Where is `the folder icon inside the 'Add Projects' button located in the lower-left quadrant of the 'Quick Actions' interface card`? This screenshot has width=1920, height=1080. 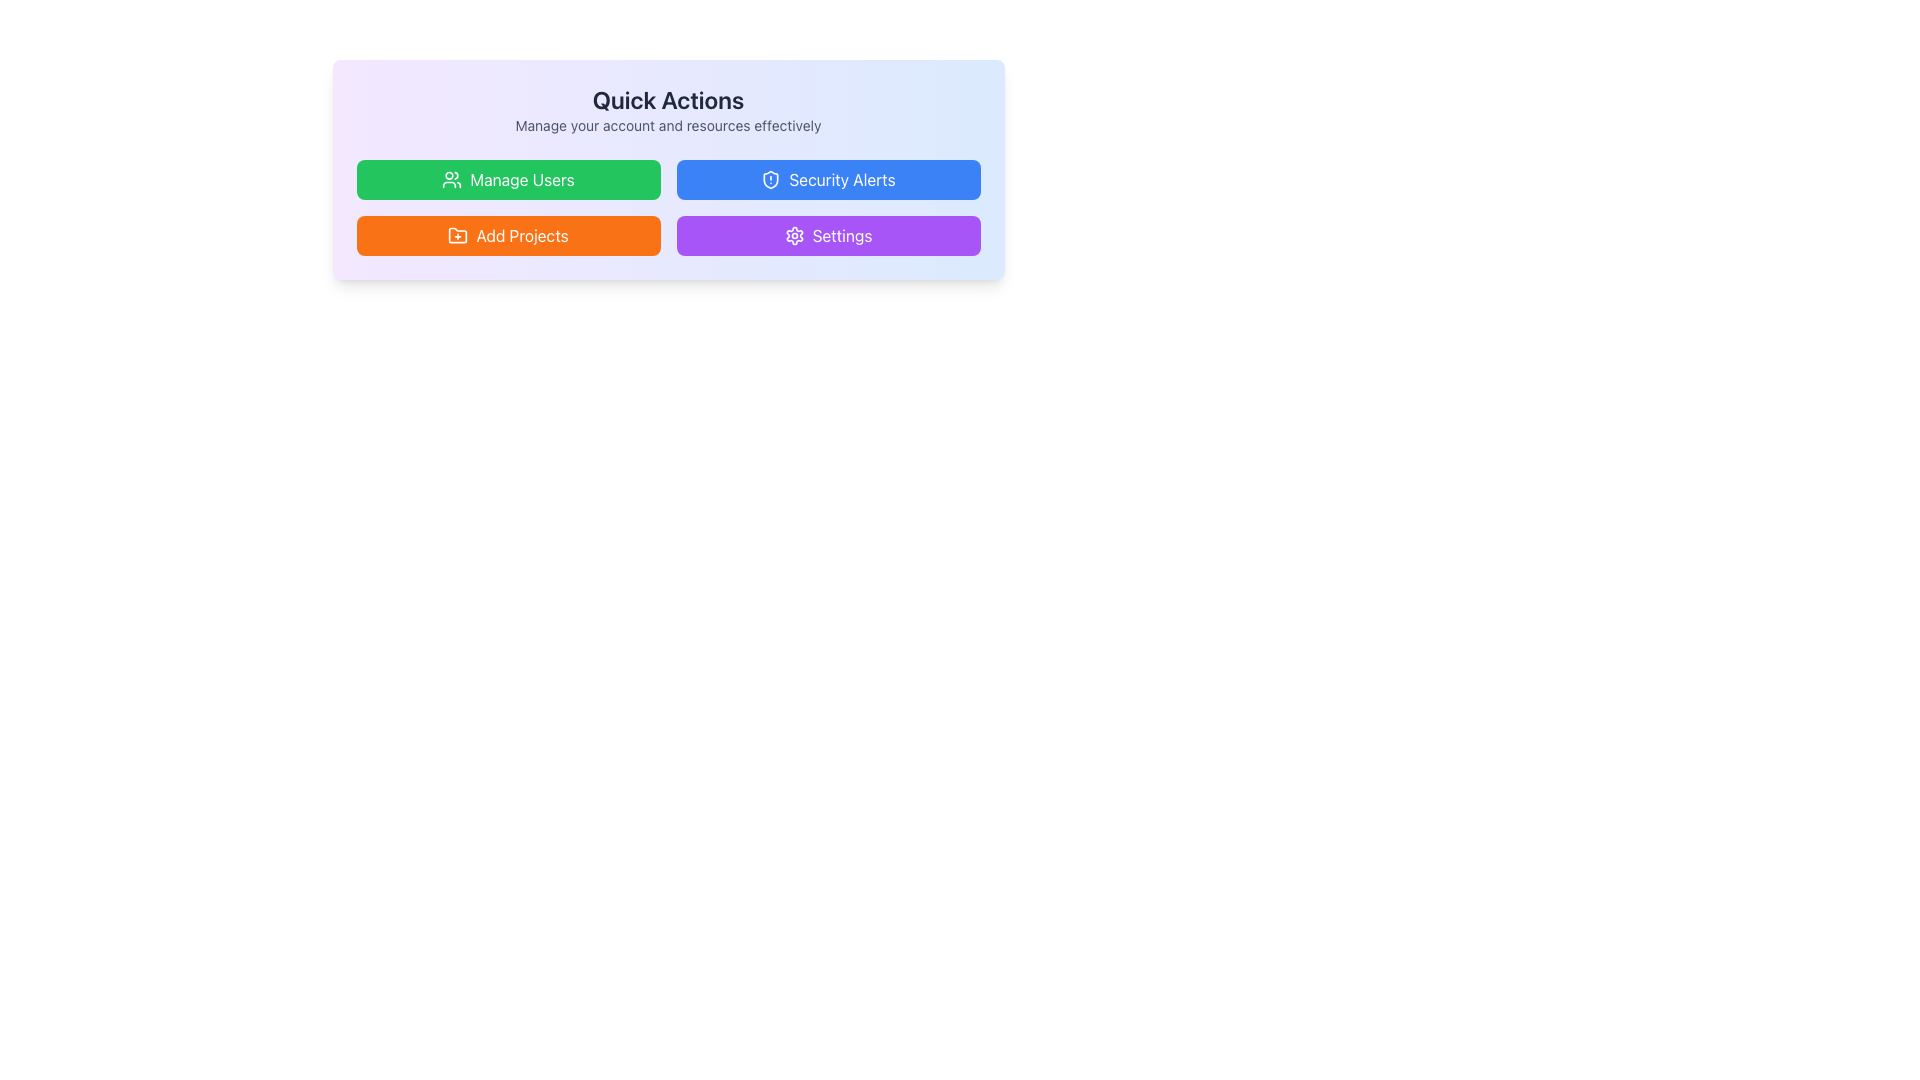
the folder icon inside the 'Add Projects' button located in the lower-left quadrant of the 'Quick Actions' interface card is located at coordinates (457, 234).